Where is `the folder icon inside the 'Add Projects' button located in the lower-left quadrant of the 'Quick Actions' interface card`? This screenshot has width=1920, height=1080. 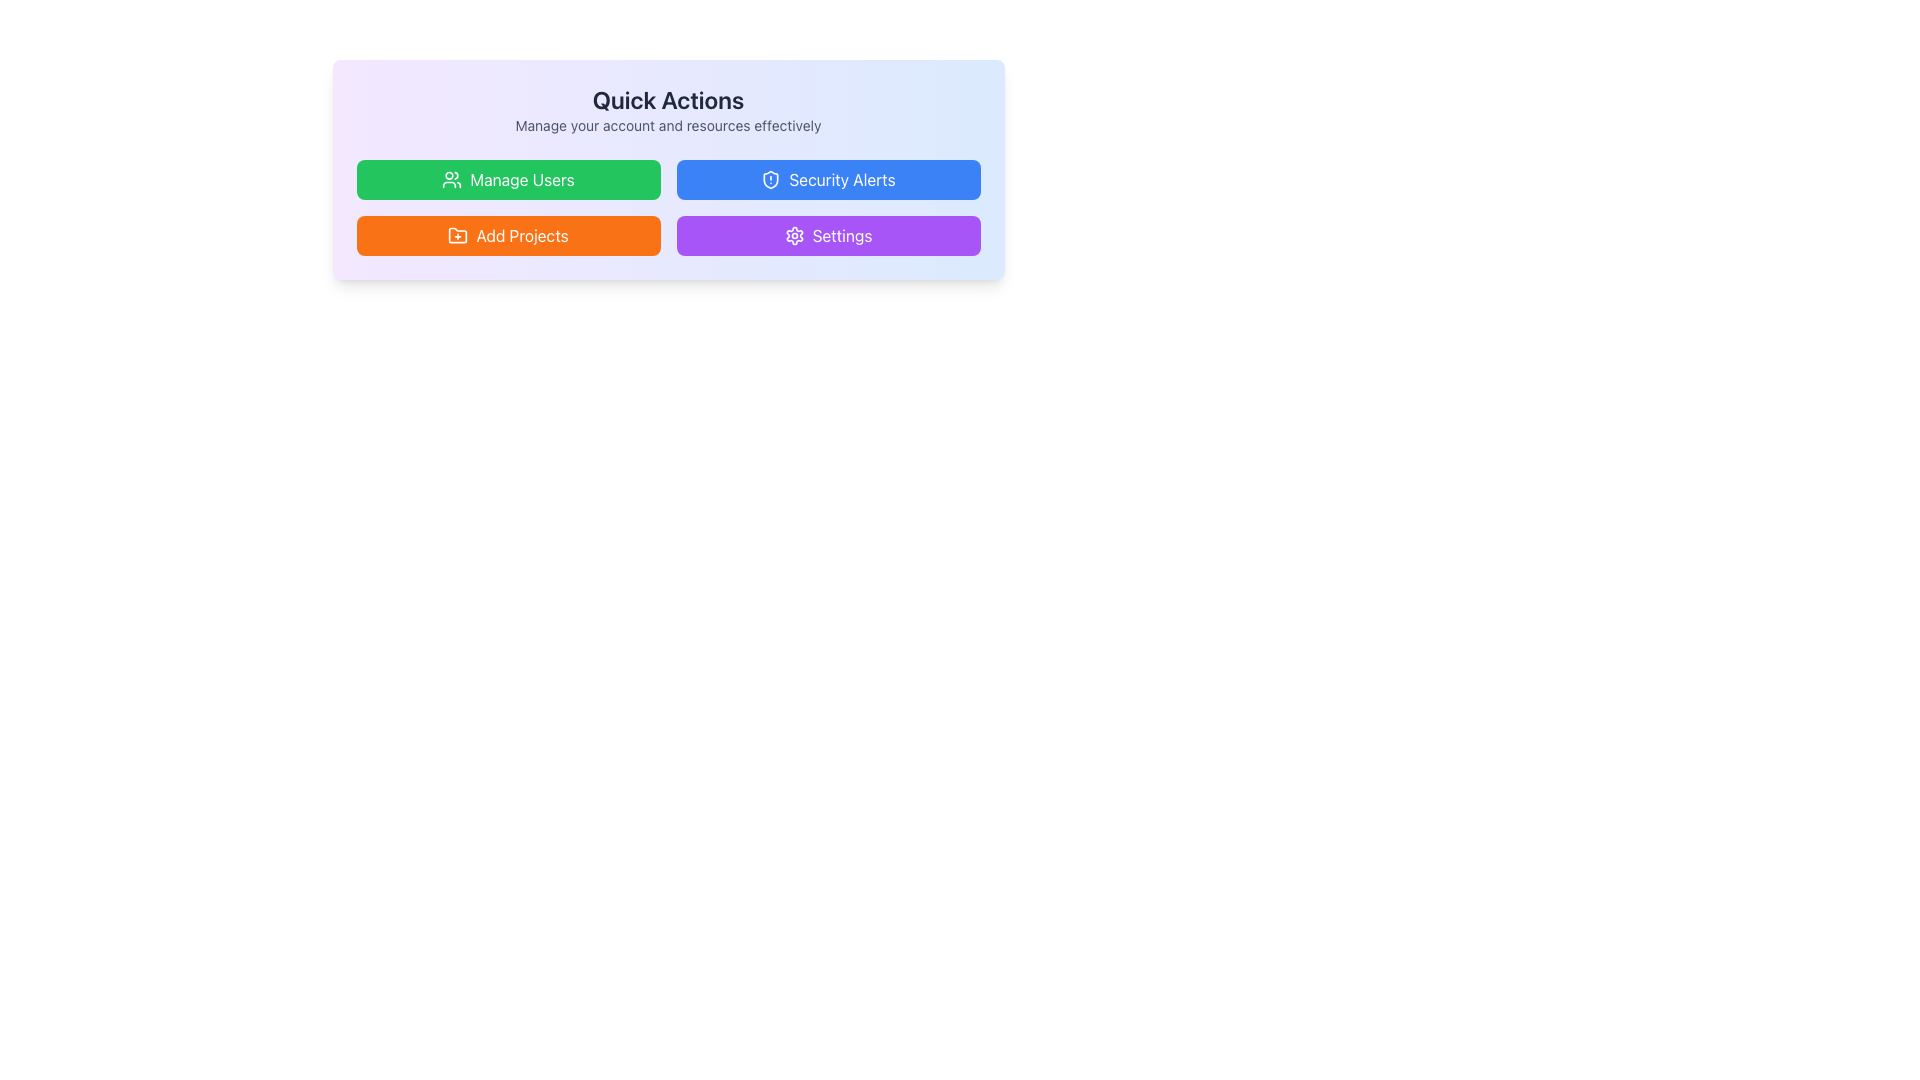
the folder icon inside the 'Add Projects' button located in the lower-left quadrant of the 'Quick Actions' interface card is located at coordinates (457, 234).